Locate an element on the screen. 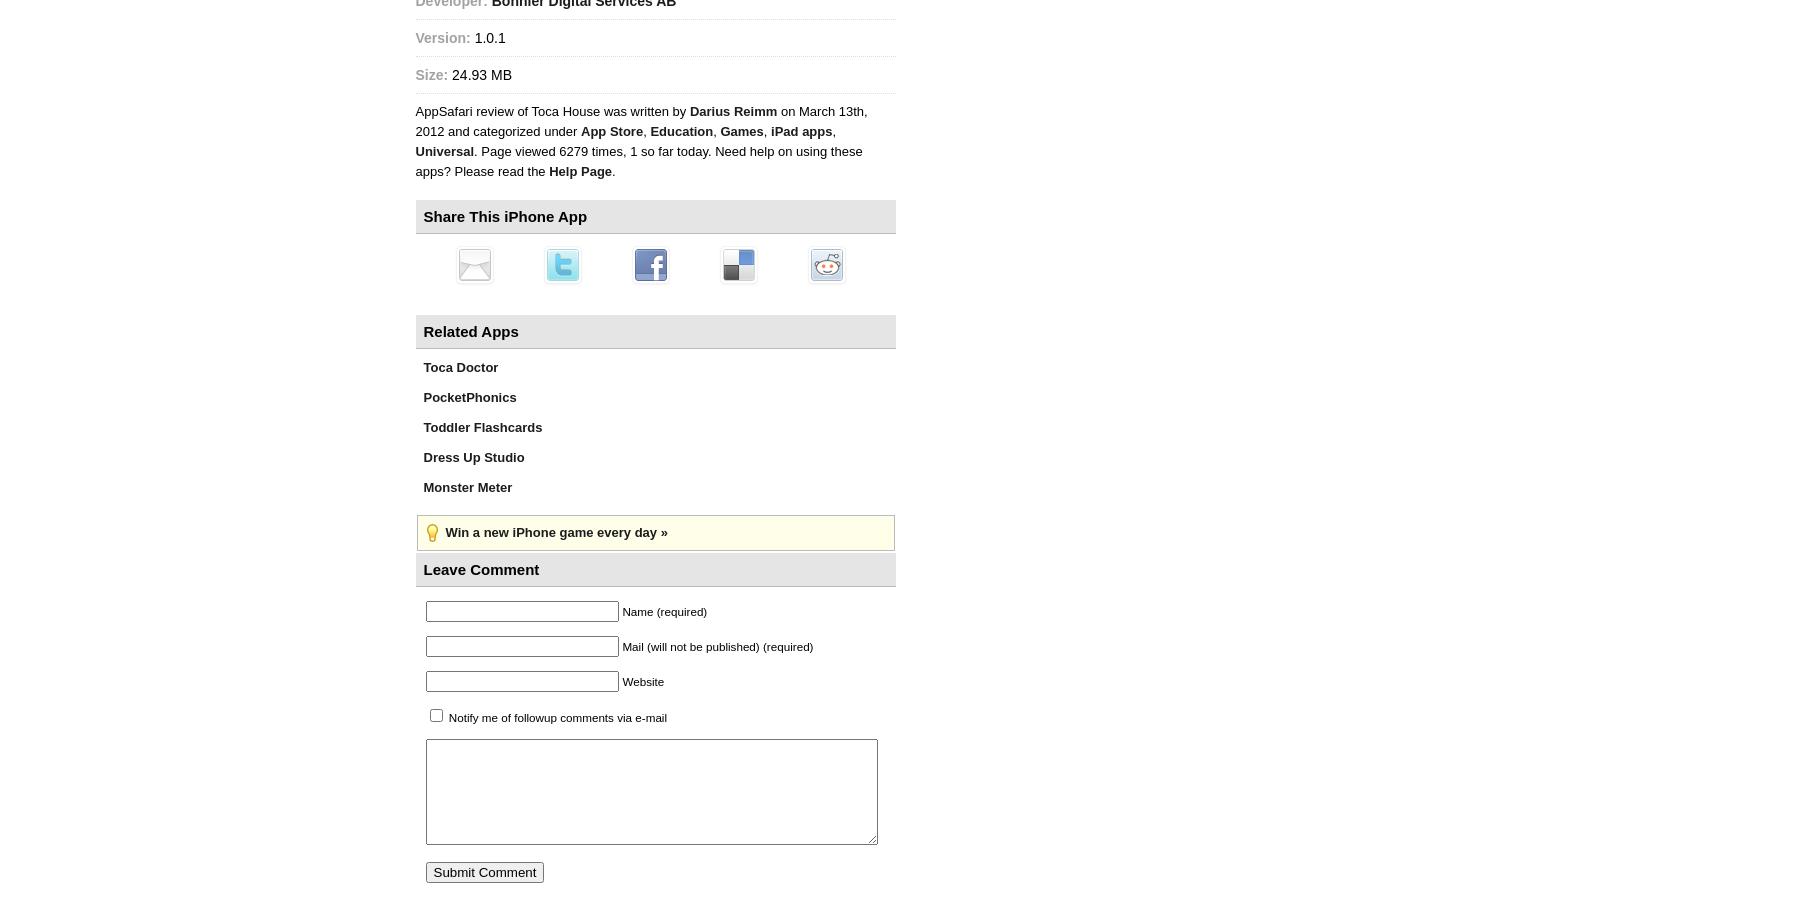  '.' is located at coordinates (613, 171).